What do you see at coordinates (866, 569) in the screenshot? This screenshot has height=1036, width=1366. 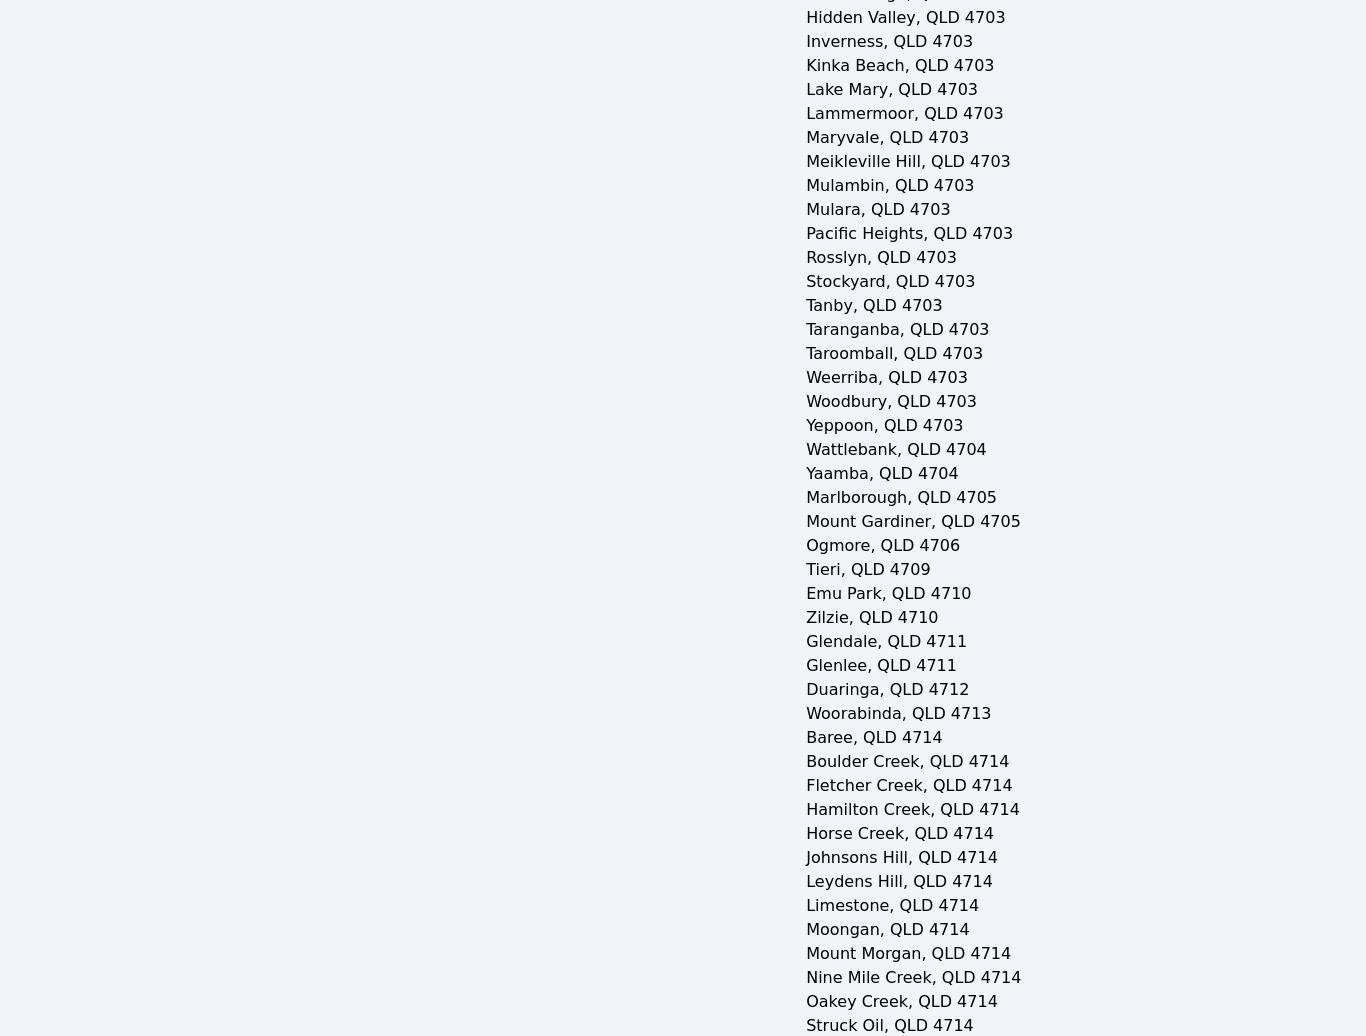 I see `'Tieri, QLD 4709'` at bounding box center [866, 569].